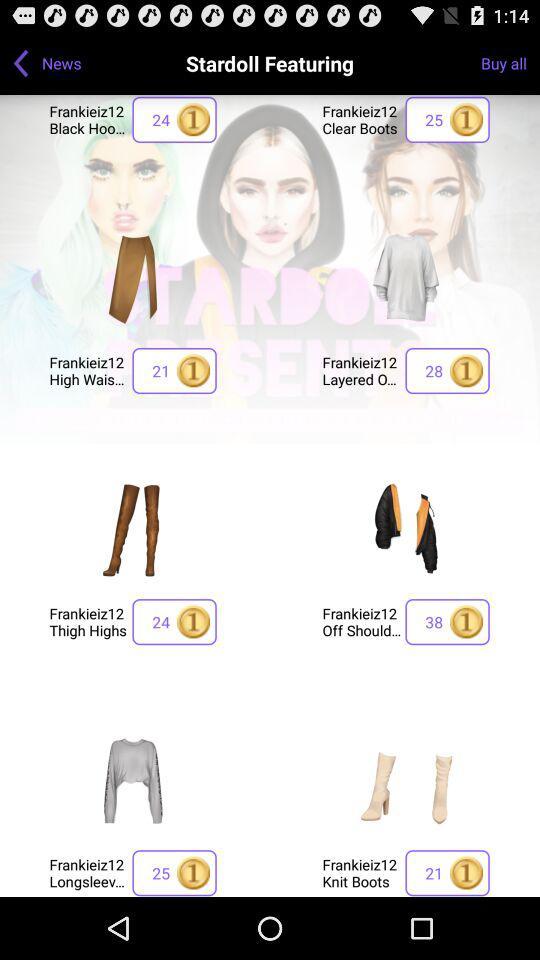 This screenshot has height=960, width=540. Describe the element at coordinates (87, 872) in the screenshot. I see `the button to the left of 25 item` at that location.